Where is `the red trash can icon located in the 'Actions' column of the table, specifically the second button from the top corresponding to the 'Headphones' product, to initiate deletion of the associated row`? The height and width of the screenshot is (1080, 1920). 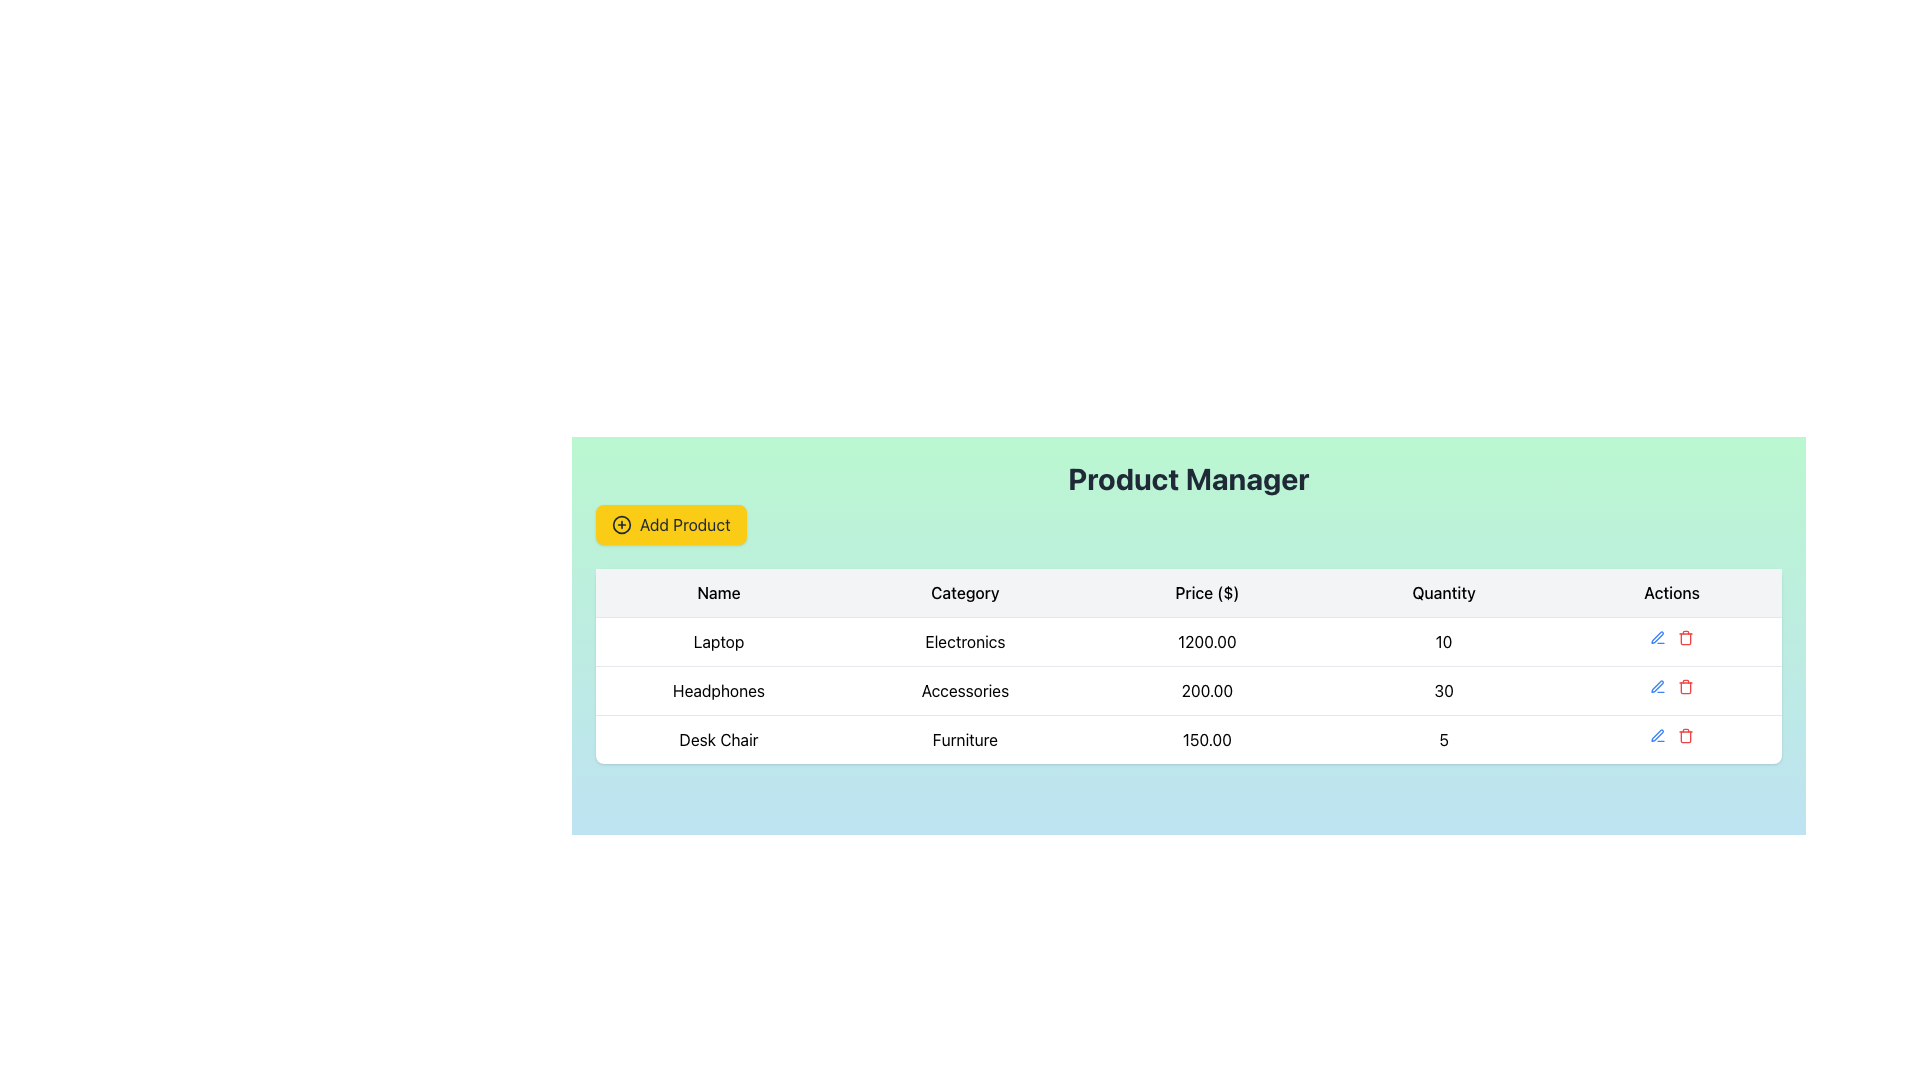
the red trash can icon located in the 'Actions' column of the table, specifically the second button from the top corresponding to the 'Headphones' product, to initiate deletion of the associated row is located at coordinates (1685, 637).